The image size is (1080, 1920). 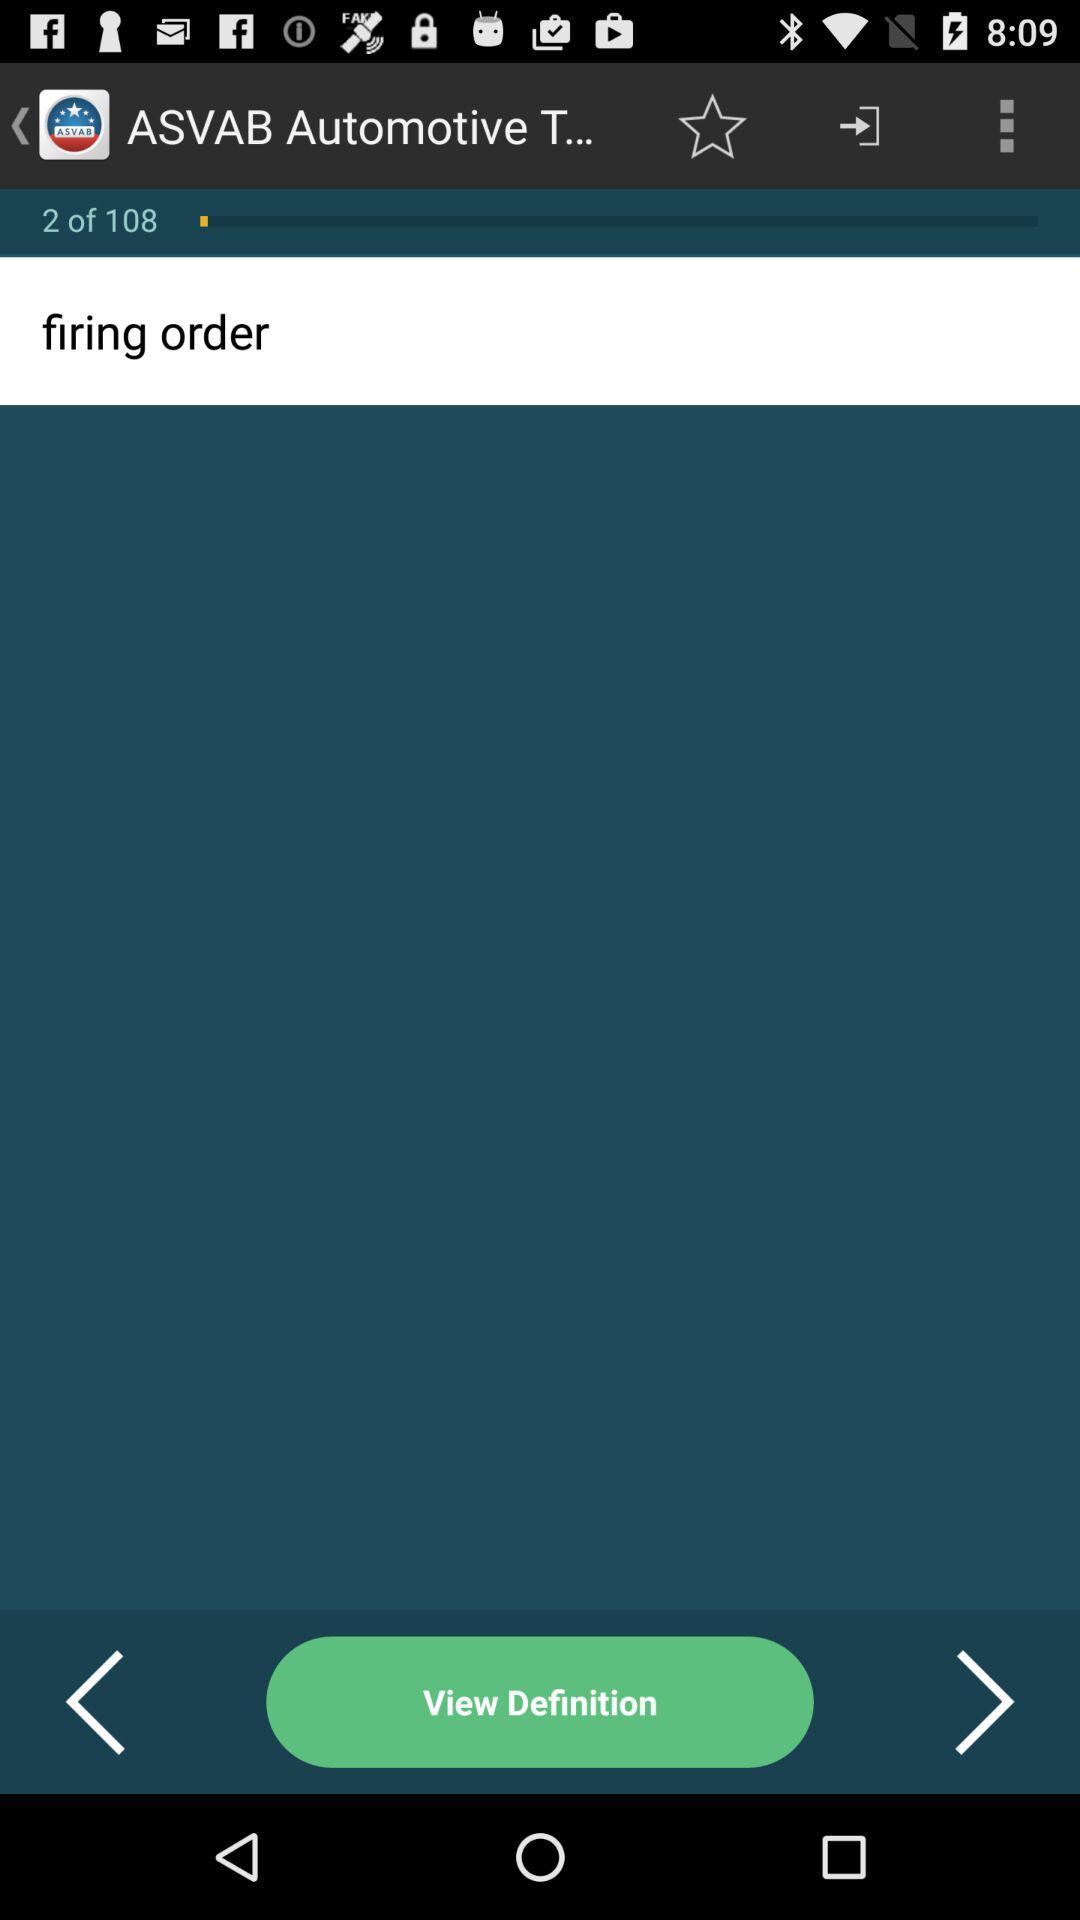 What do you see at coordinates (711, 124) in the screenshot?
I see `item next to asvab automotive terminologies app` at bounding box center [711, 124].